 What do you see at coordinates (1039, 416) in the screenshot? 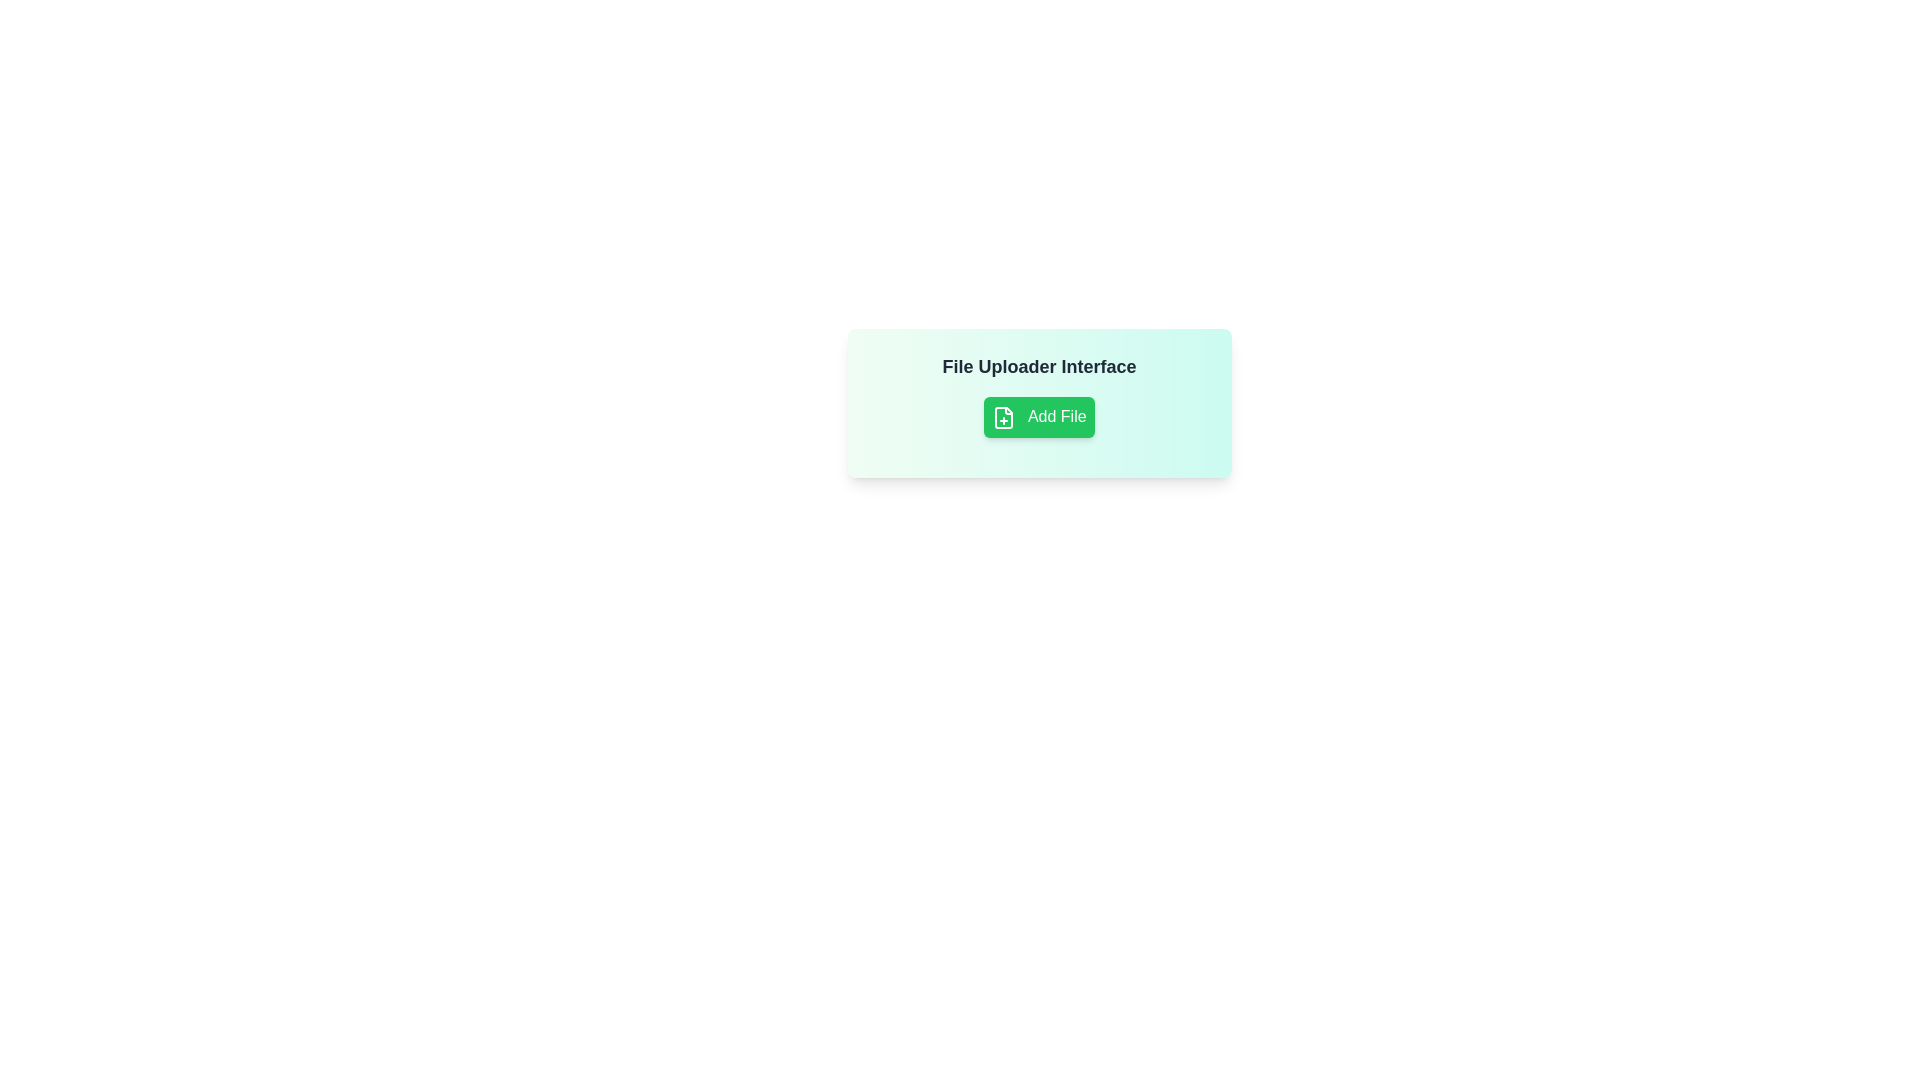
I see `the green button labeled 'Add File'` at bounding box center [1039, 416].